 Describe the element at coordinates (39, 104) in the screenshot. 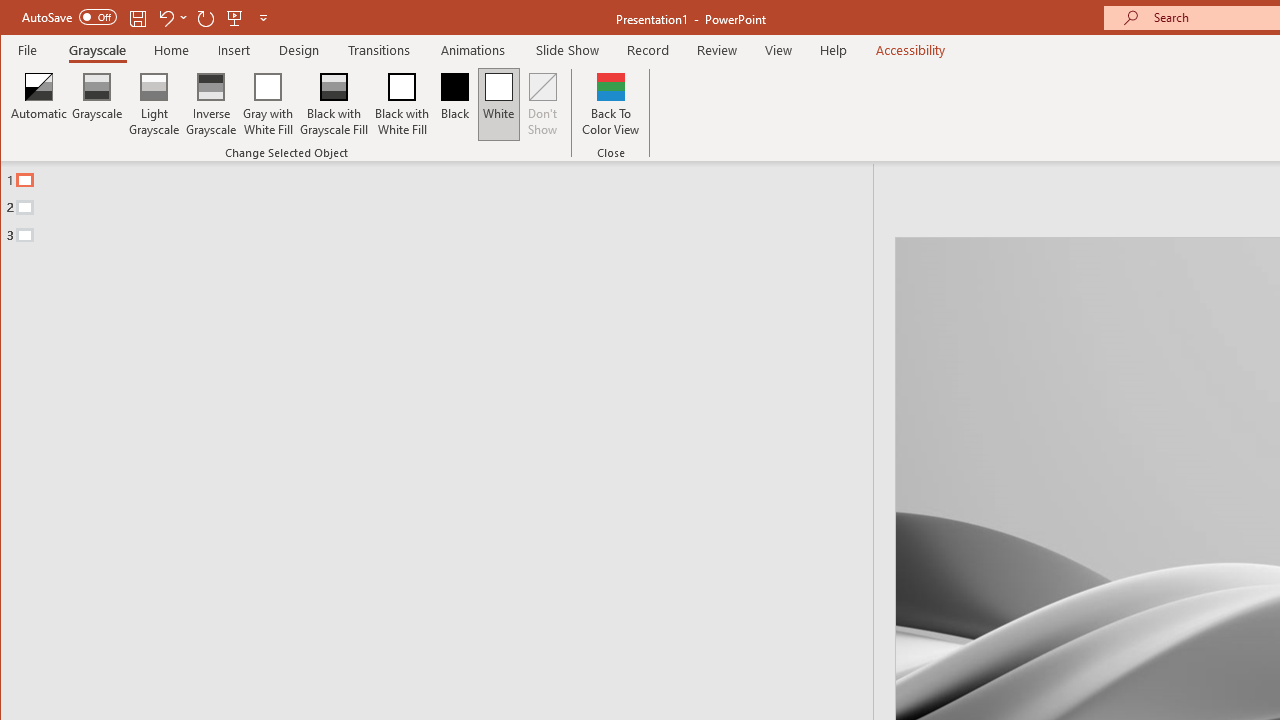

I see `'Automatic'` at that location.